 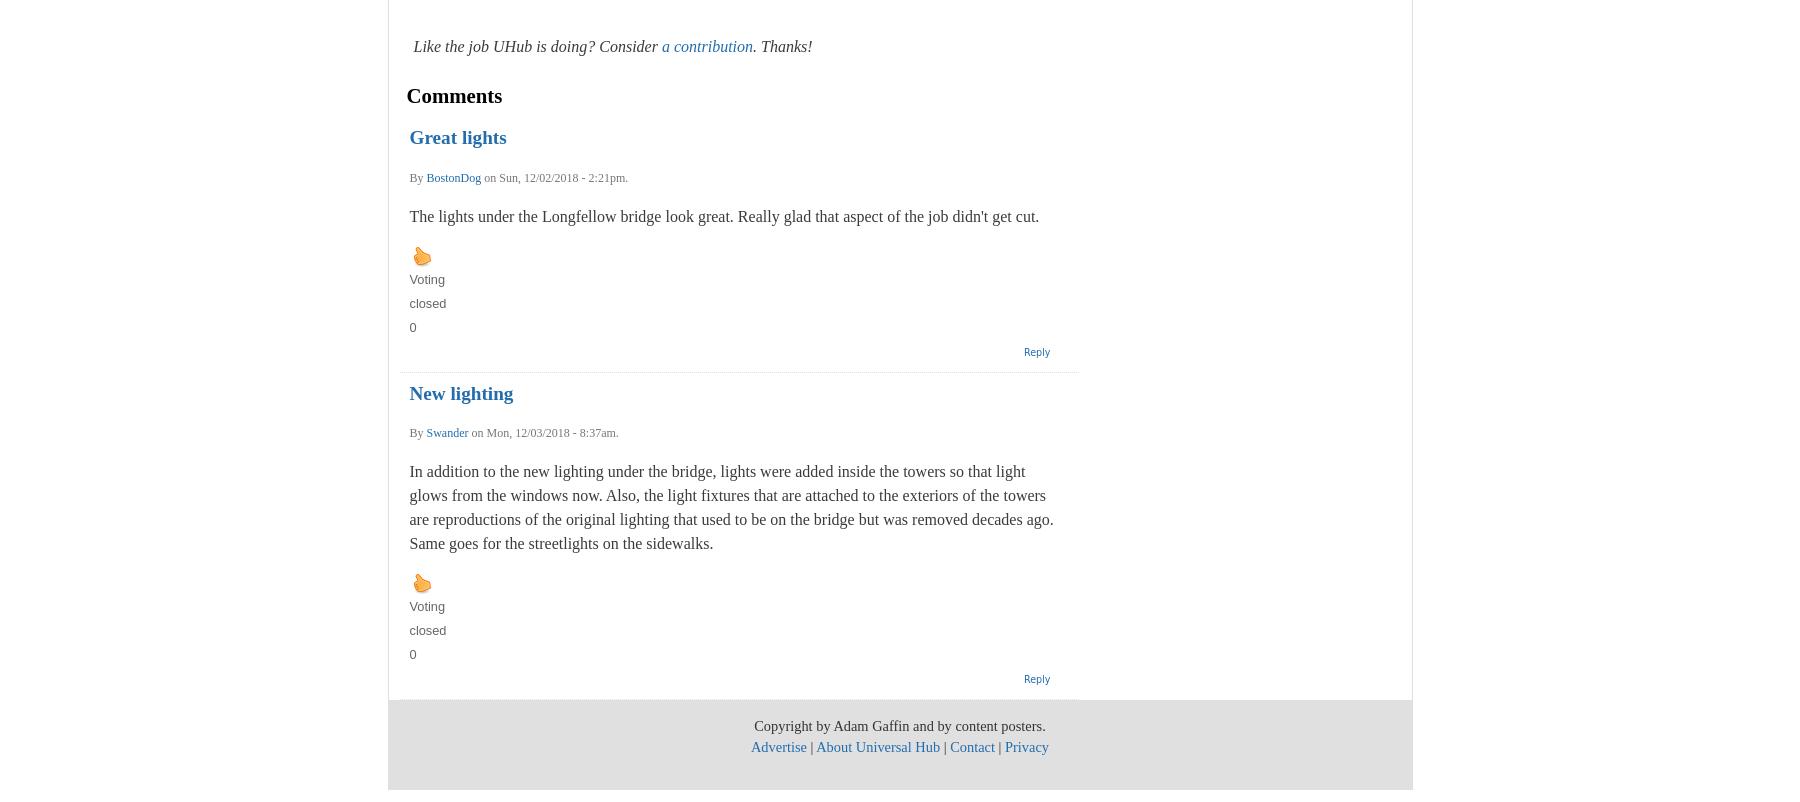 What do you see at coordinates (776, 746) in the screenshot?
I see `'Advertise'` at bounding box center [776, 746].